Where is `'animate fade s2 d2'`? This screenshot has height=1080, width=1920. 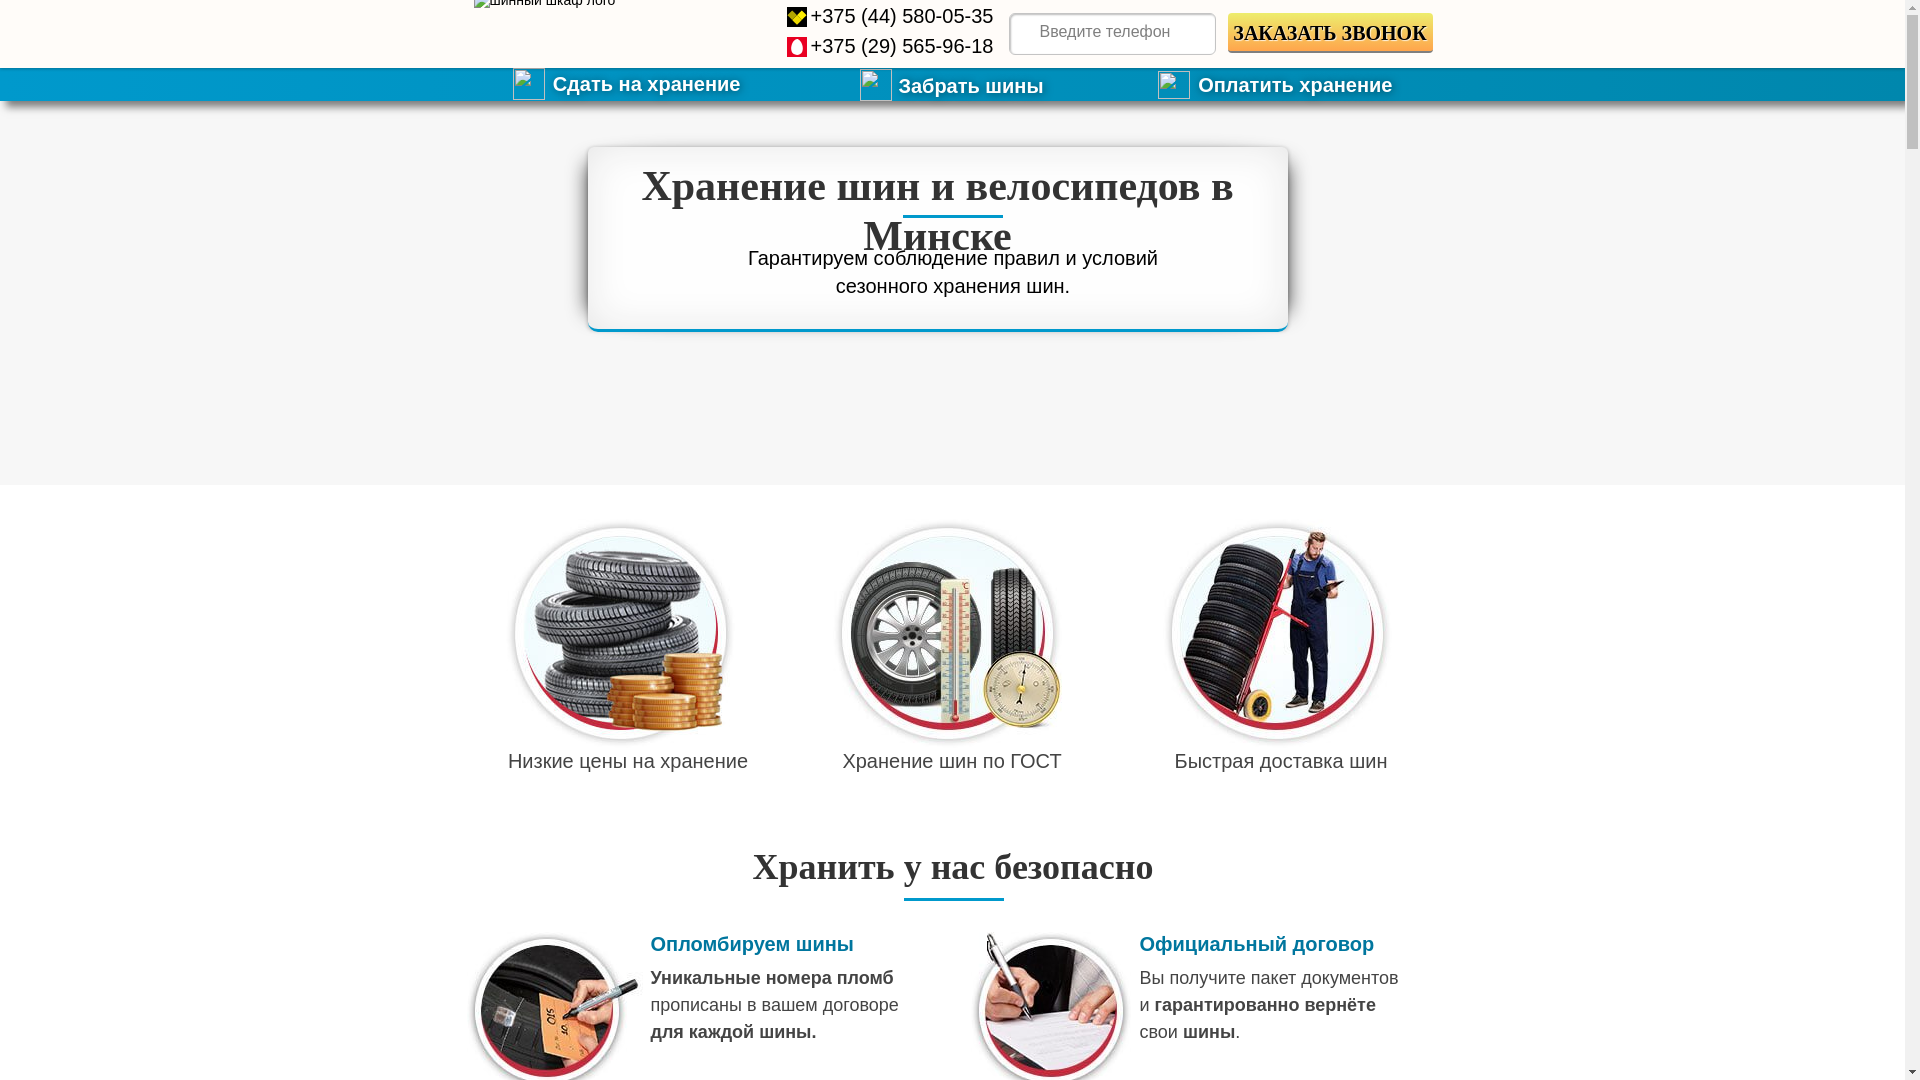 'animate fade s2 d2' is located at coordinates (945, 633).